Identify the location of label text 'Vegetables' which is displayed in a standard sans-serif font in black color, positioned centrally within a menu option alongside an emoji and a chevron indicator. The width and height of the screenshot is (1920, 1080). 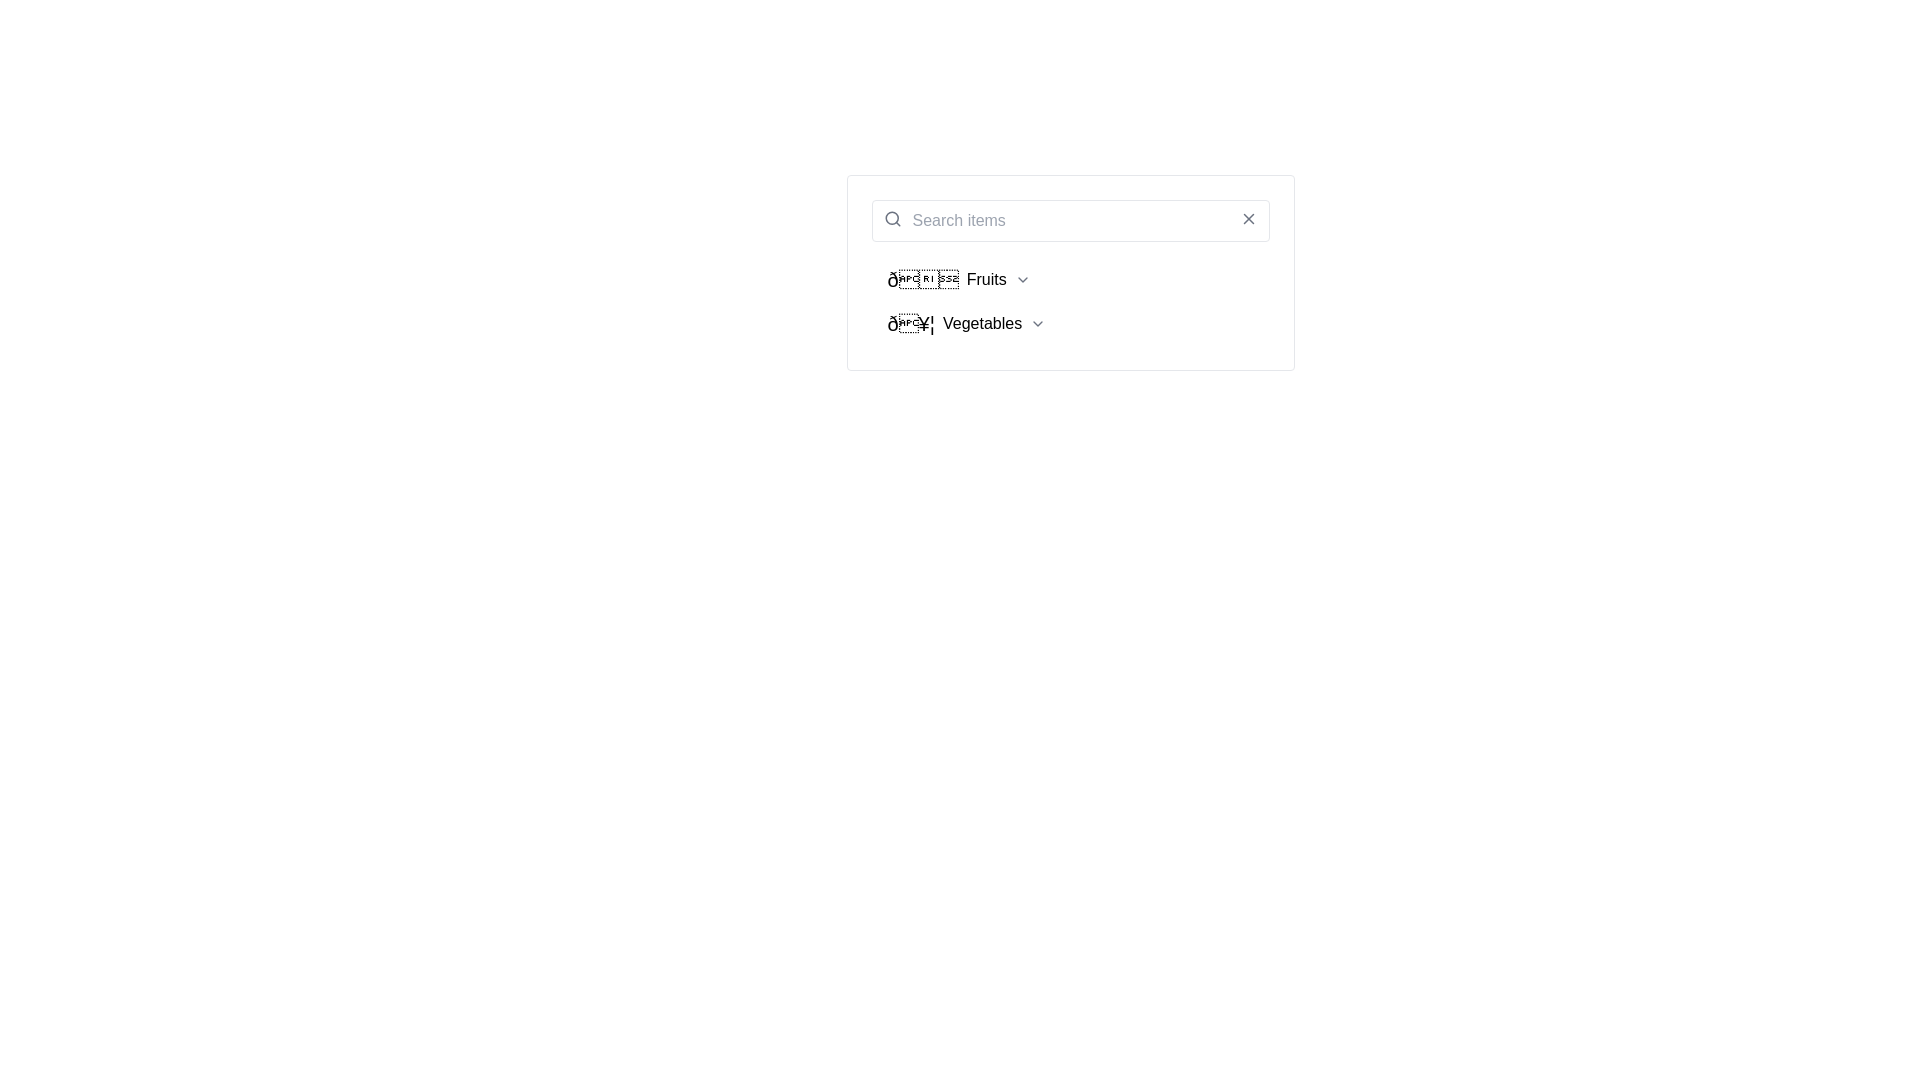
(982, 323).